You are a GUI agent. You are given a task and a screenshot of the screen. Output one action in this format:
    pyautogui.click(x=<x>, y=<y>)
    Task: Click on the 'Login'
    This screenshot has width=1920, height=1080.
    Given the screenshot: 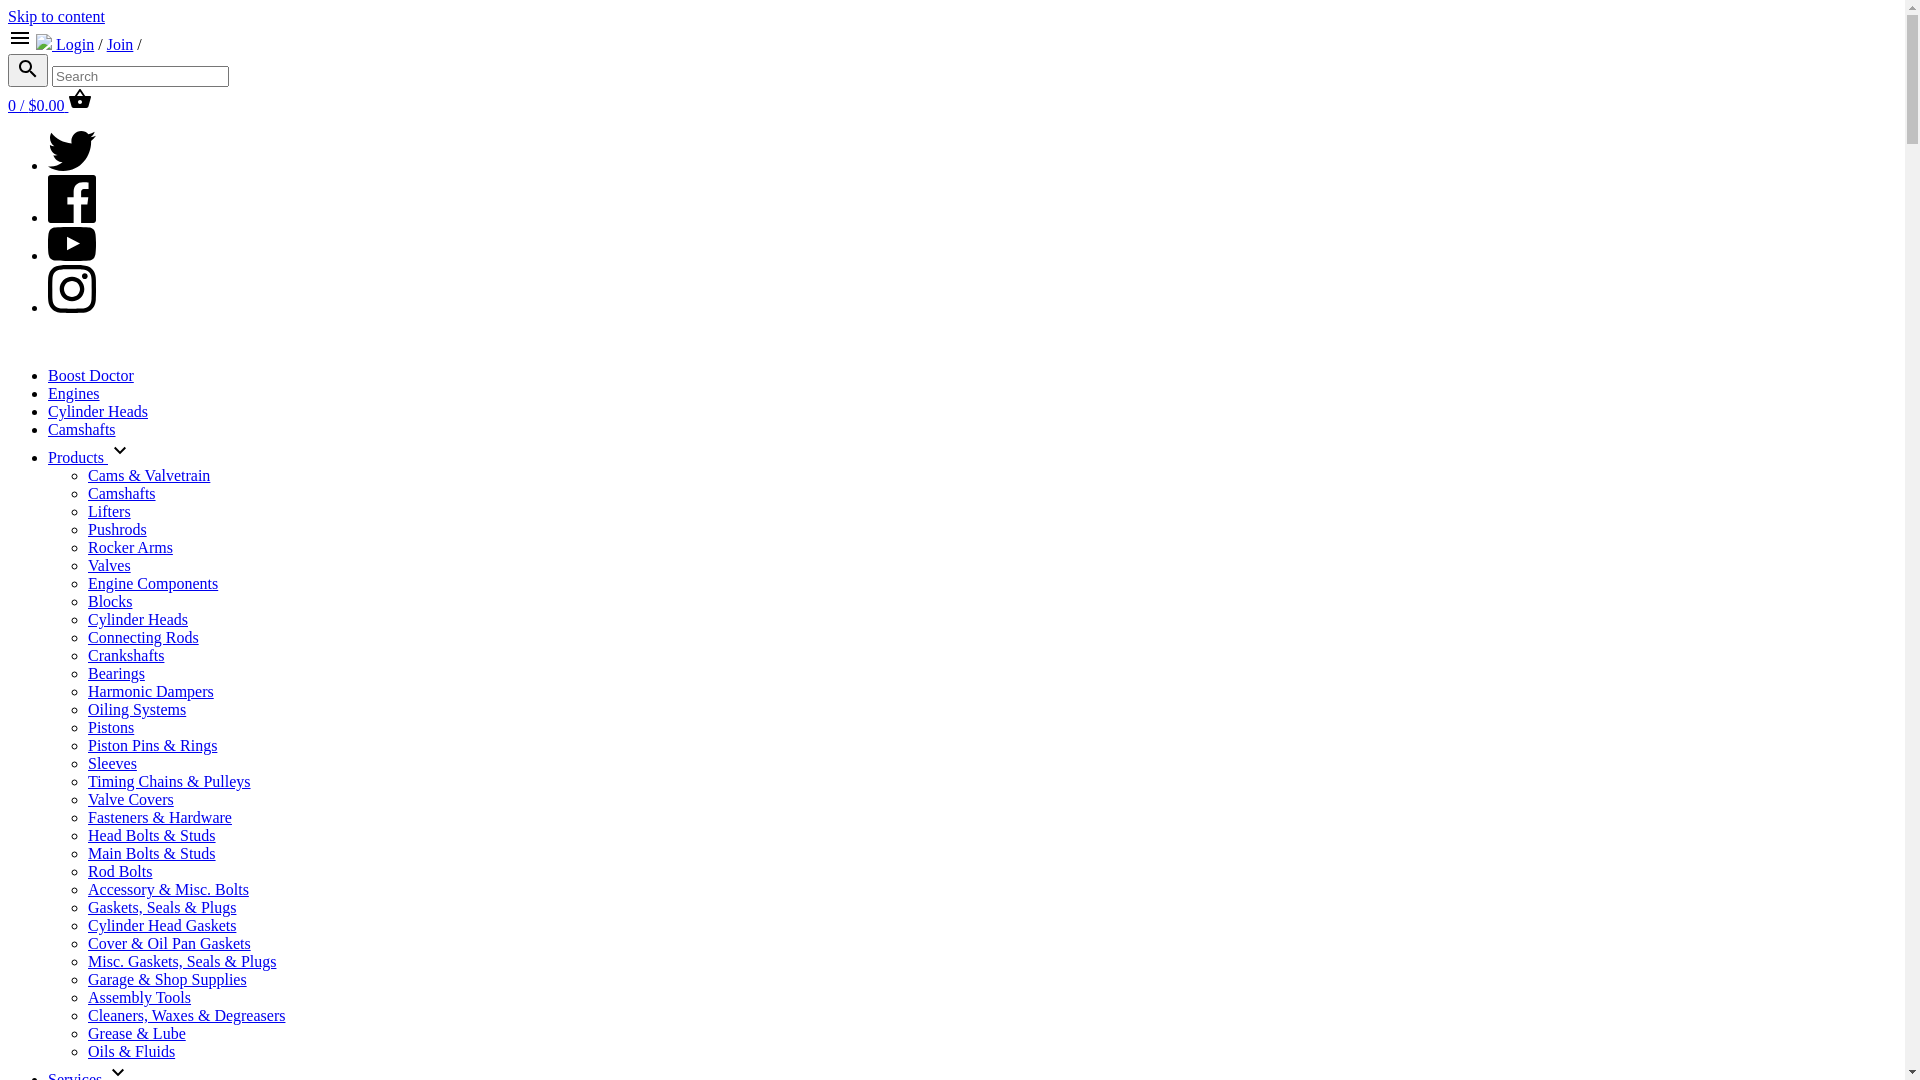 What is the action you would take?
    pyautogui.click(x=75, y=44)
    